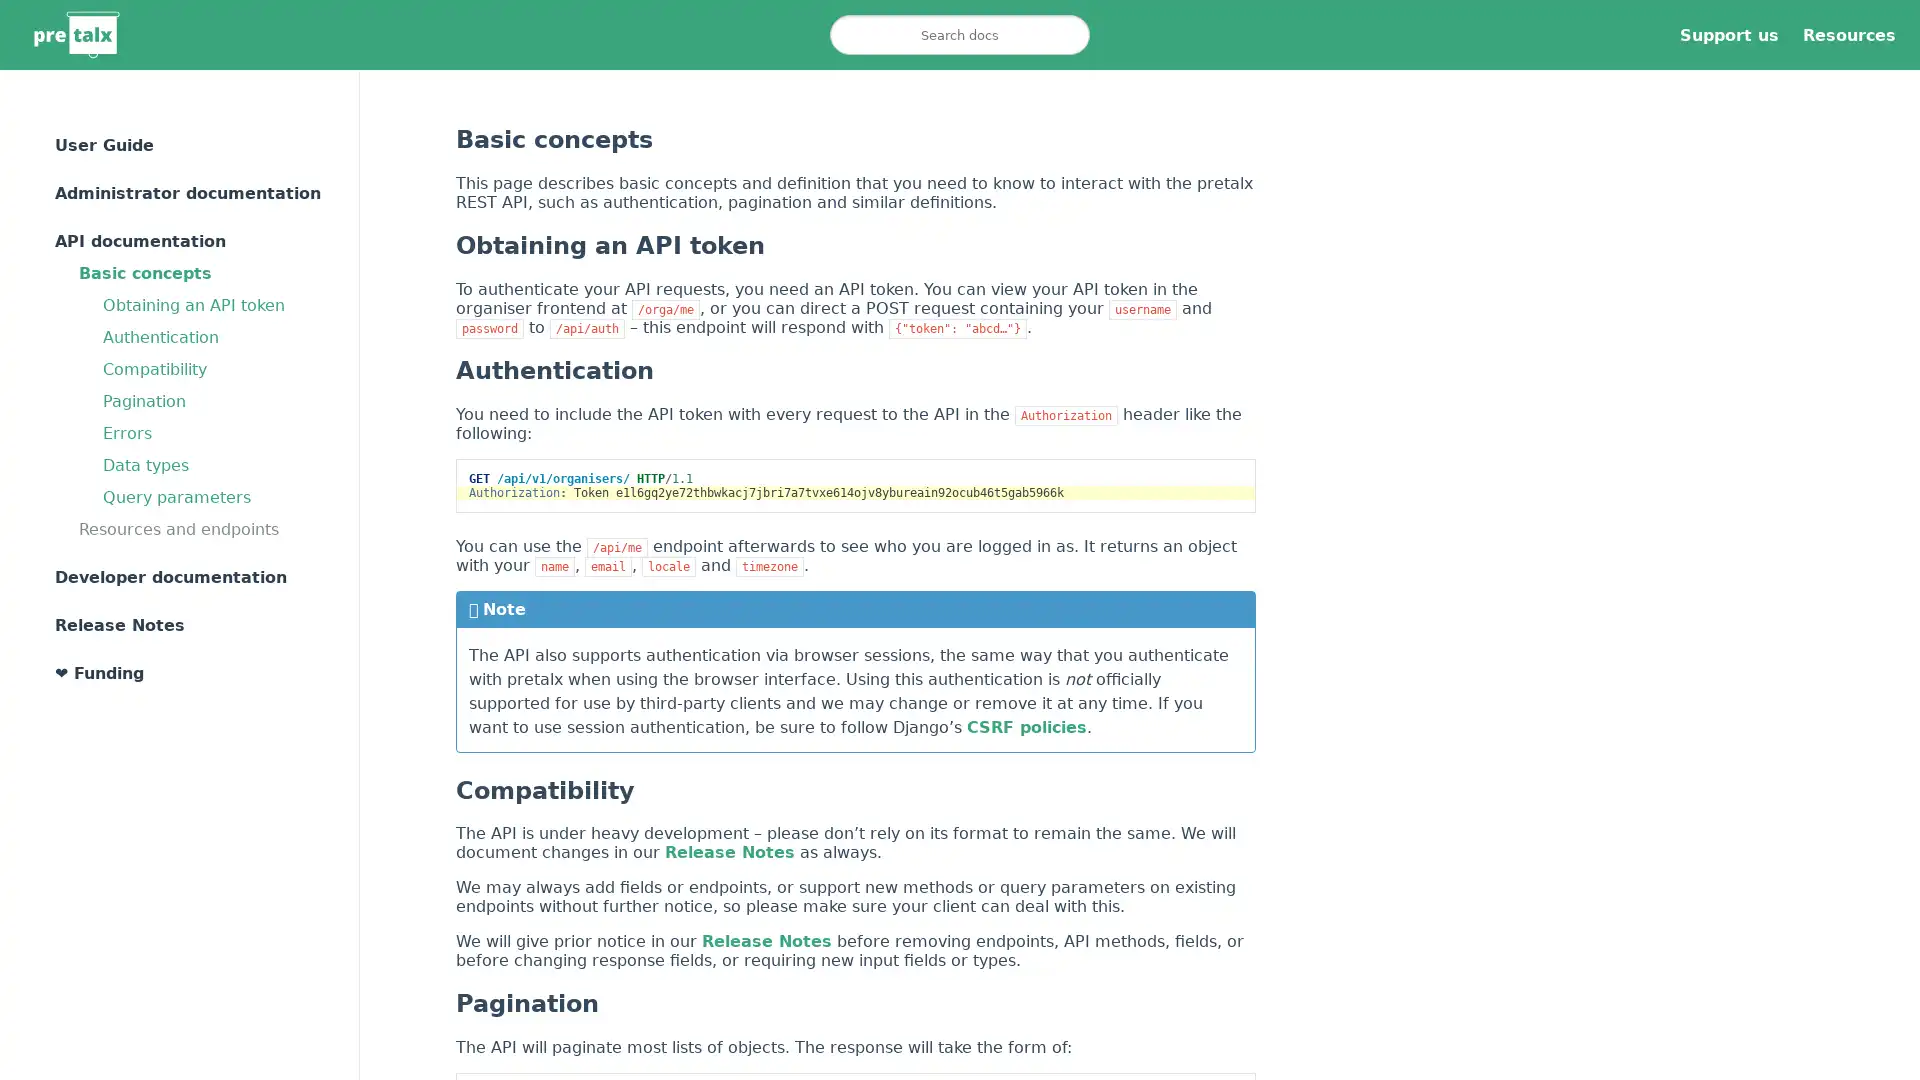 Image resolution: width=1920 pixels, height=1080 pixels. What do you see at coordinates (1235, 477) in the screenshot?
I see `Copy to clipboard` at bounding box center [1235, 477].